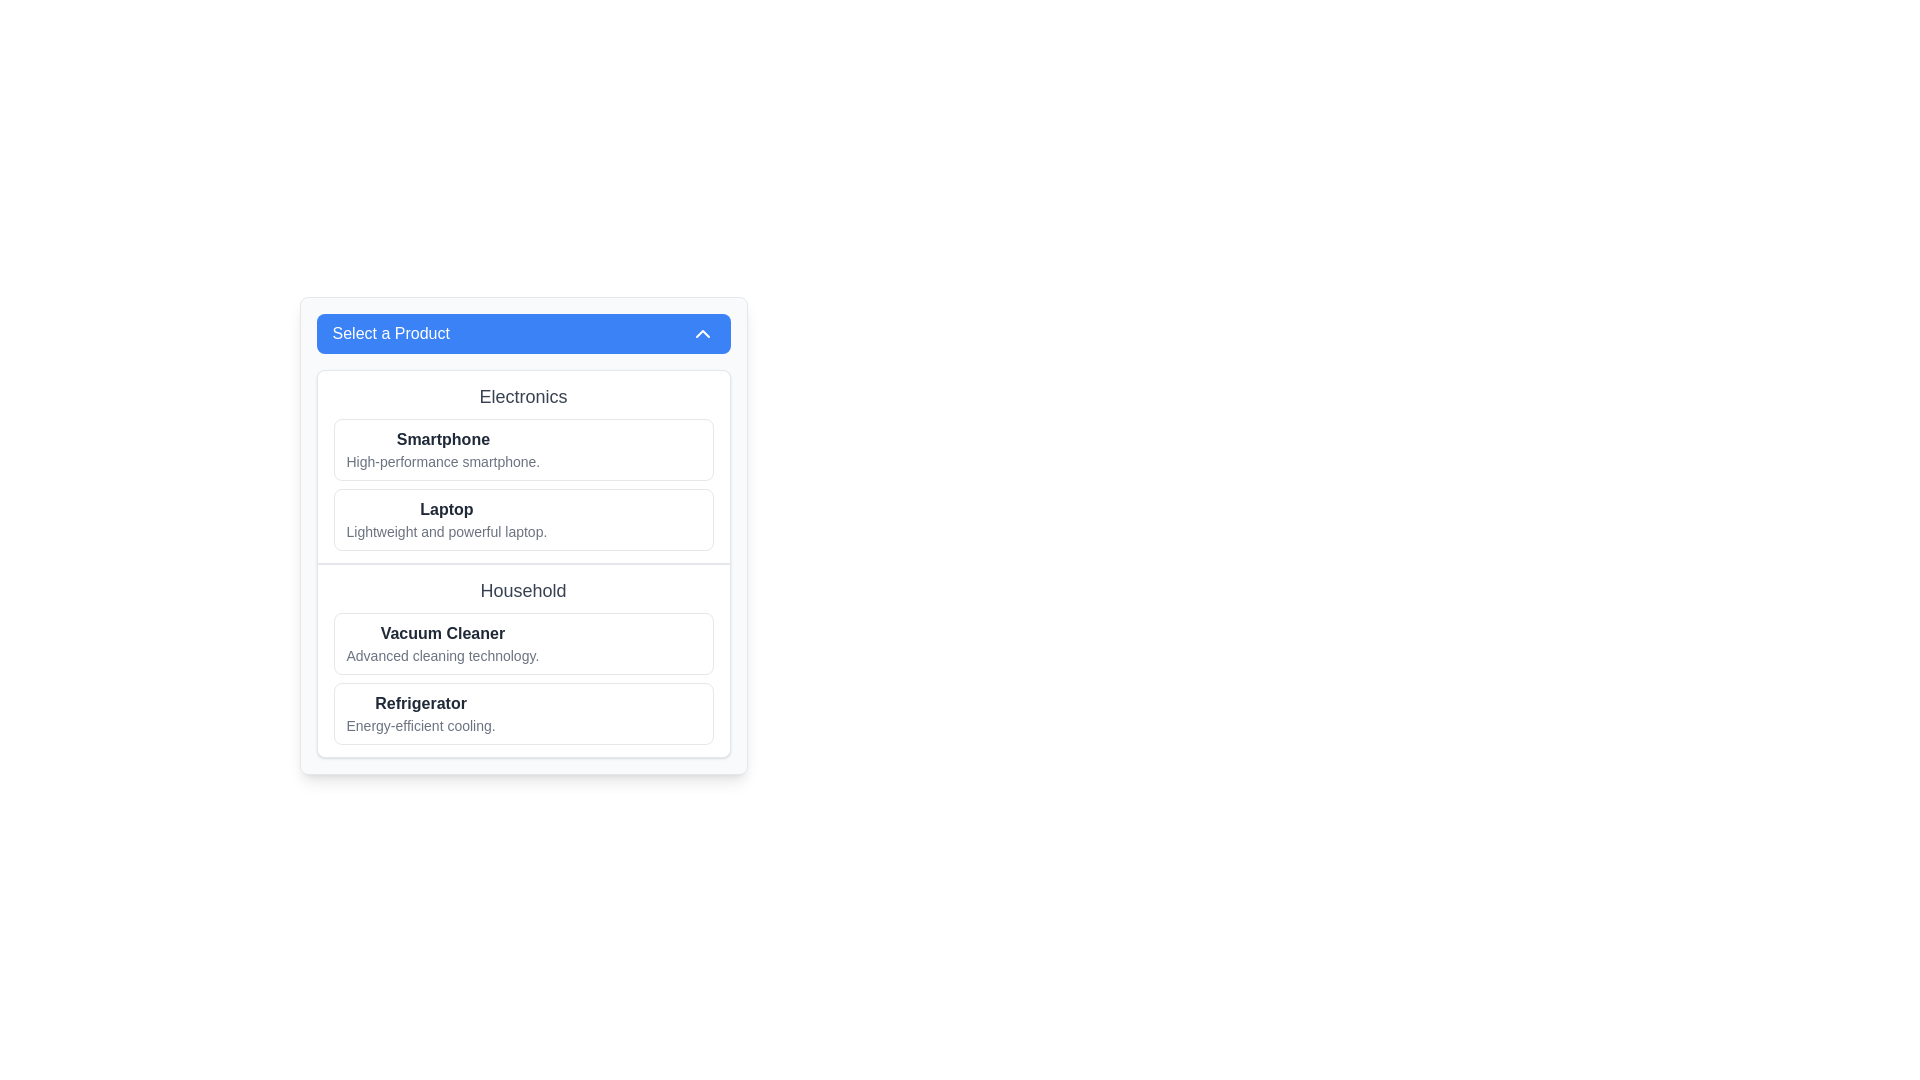  Describe the element at coordinates (523, 519) in the screenshot. I see `the product description card for the laptop, which is the second item in the Electronics category` at that location.